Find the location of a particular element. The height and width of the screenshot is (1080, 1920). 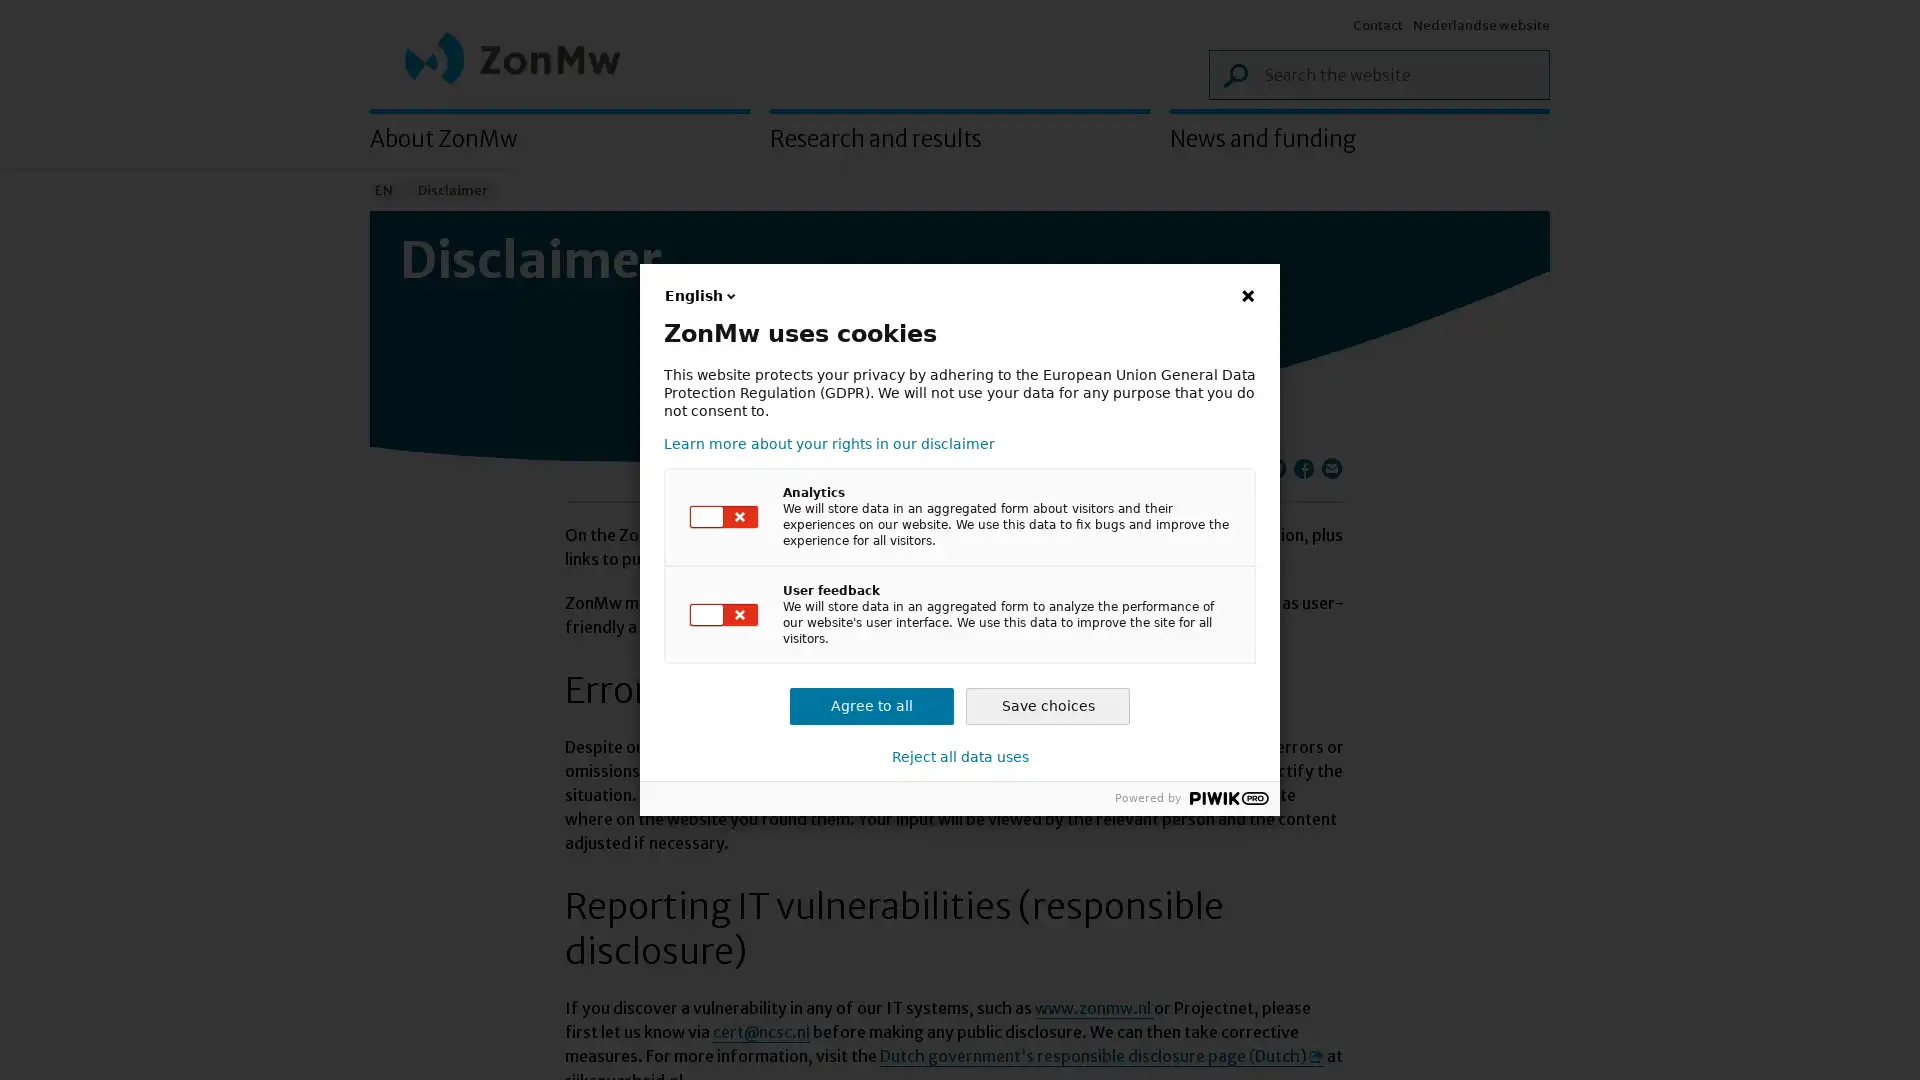

Search is located at coordinates (1196, 75).